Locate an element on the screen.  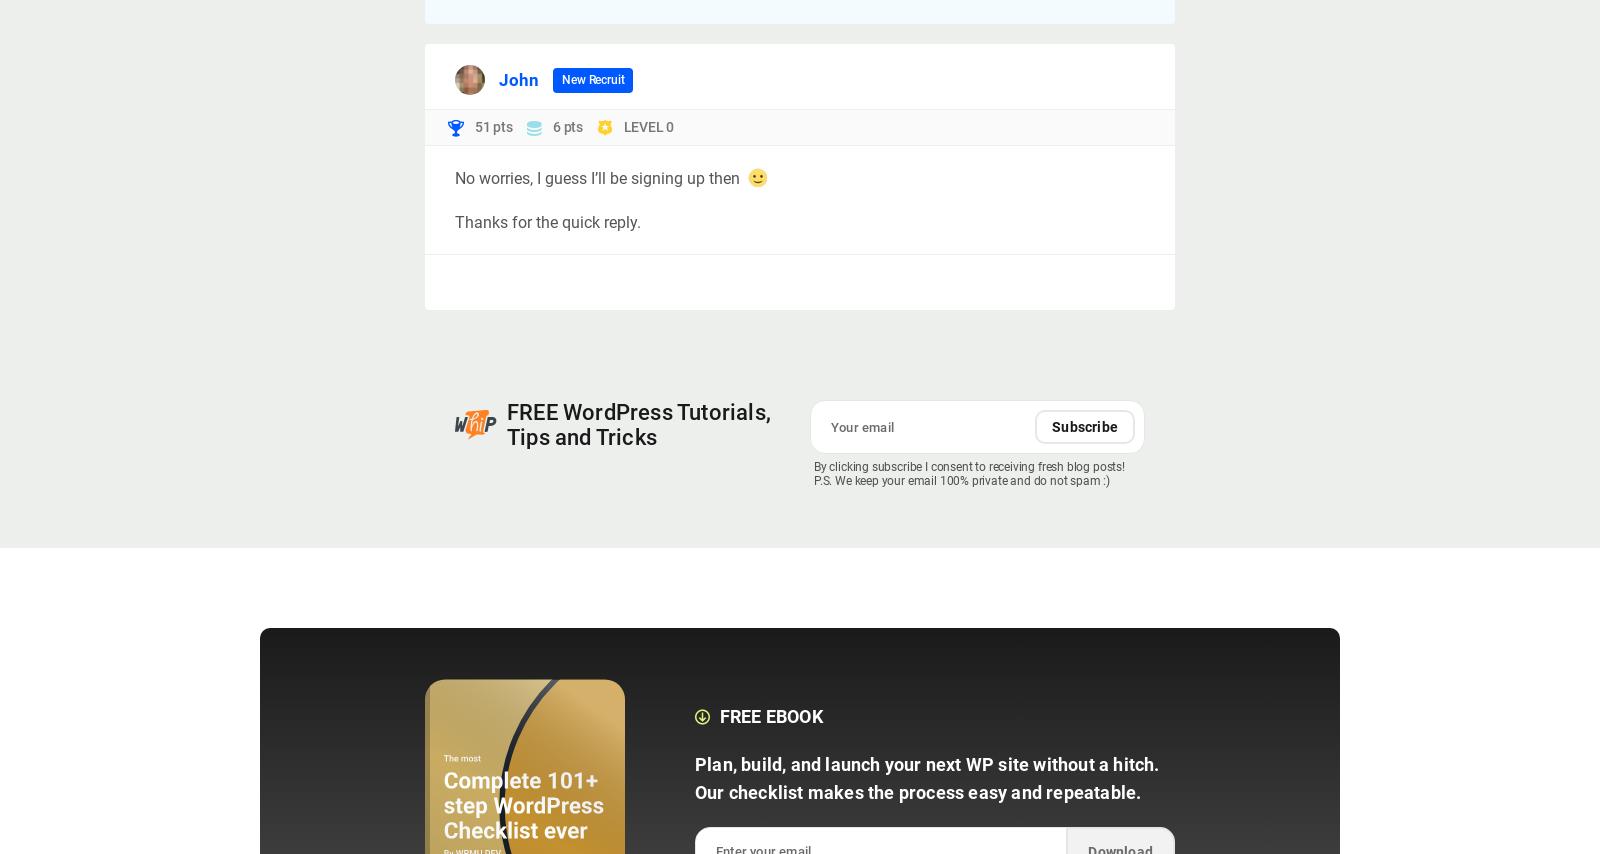
'Thanks for the quick reply.' is located at coordinates (547, 222).